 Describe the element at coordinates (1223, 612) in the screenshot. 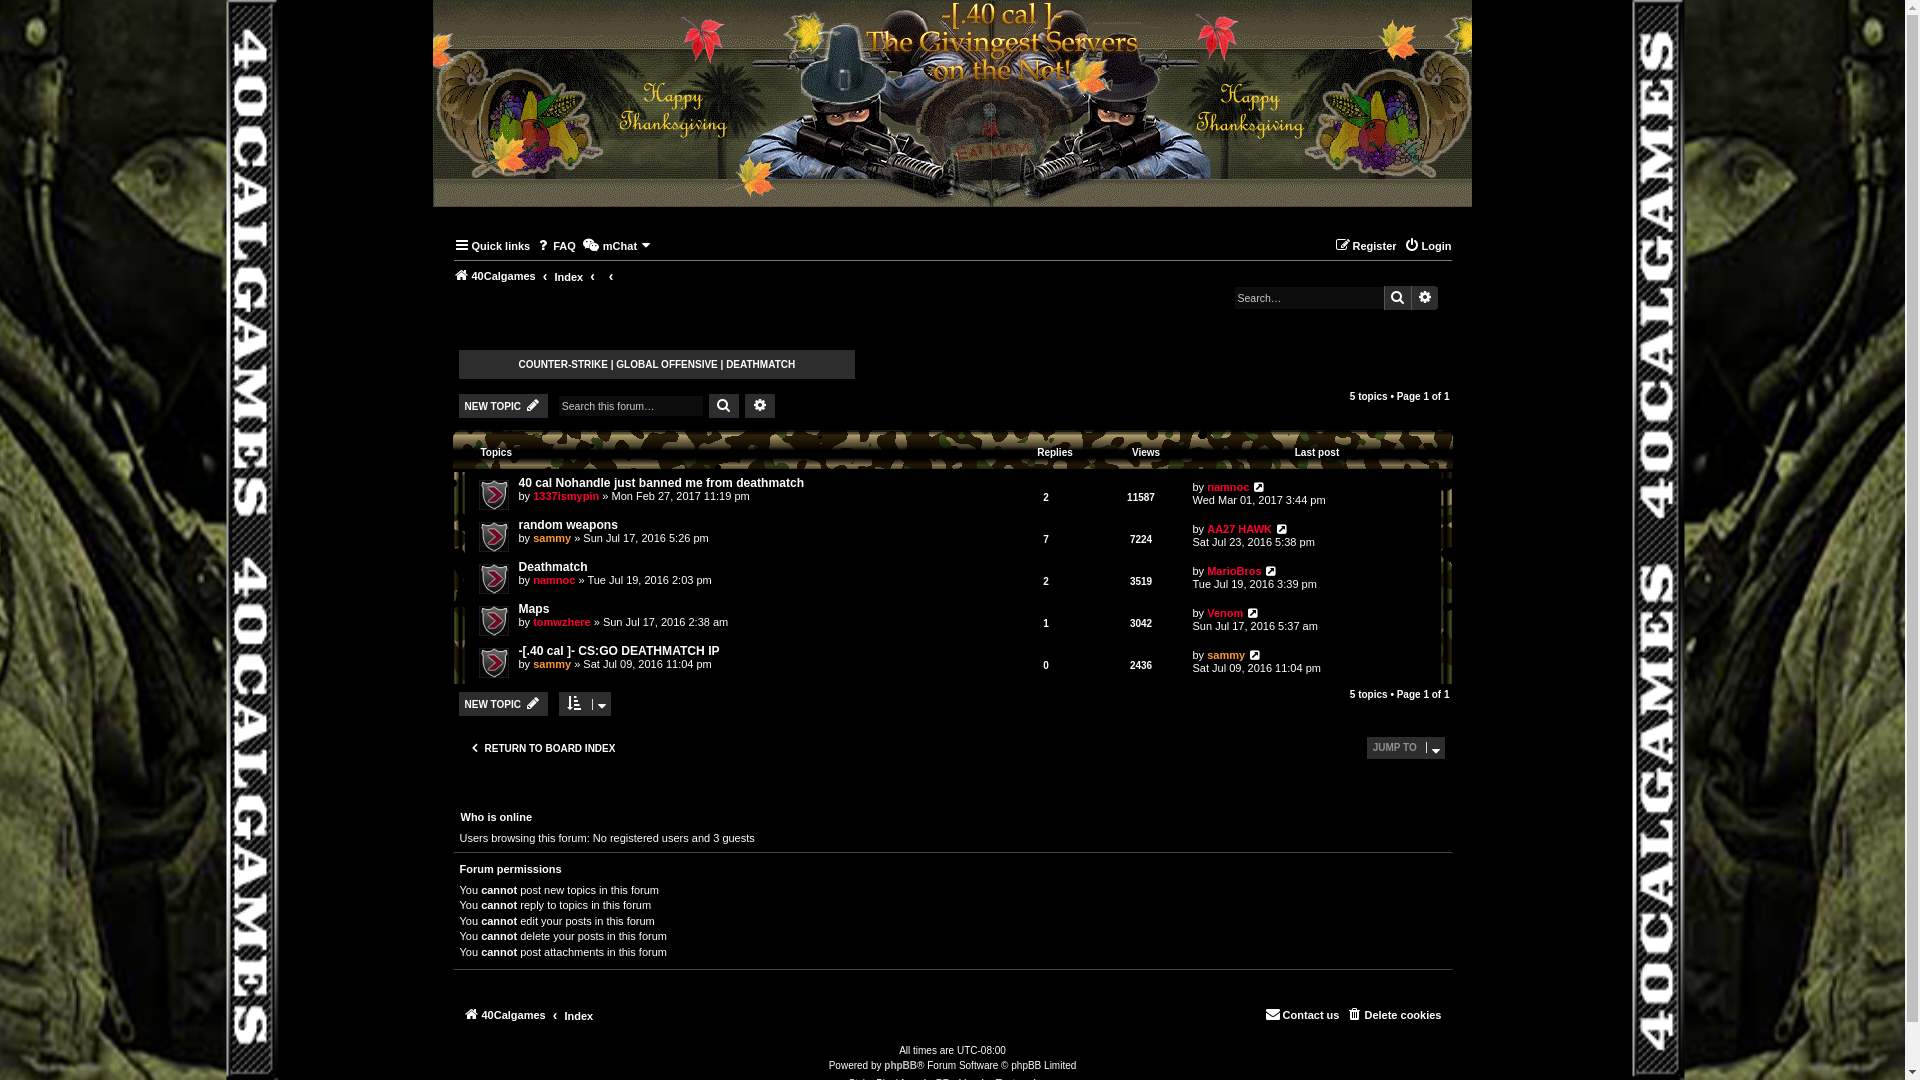

I see `'Venom'` at that location.